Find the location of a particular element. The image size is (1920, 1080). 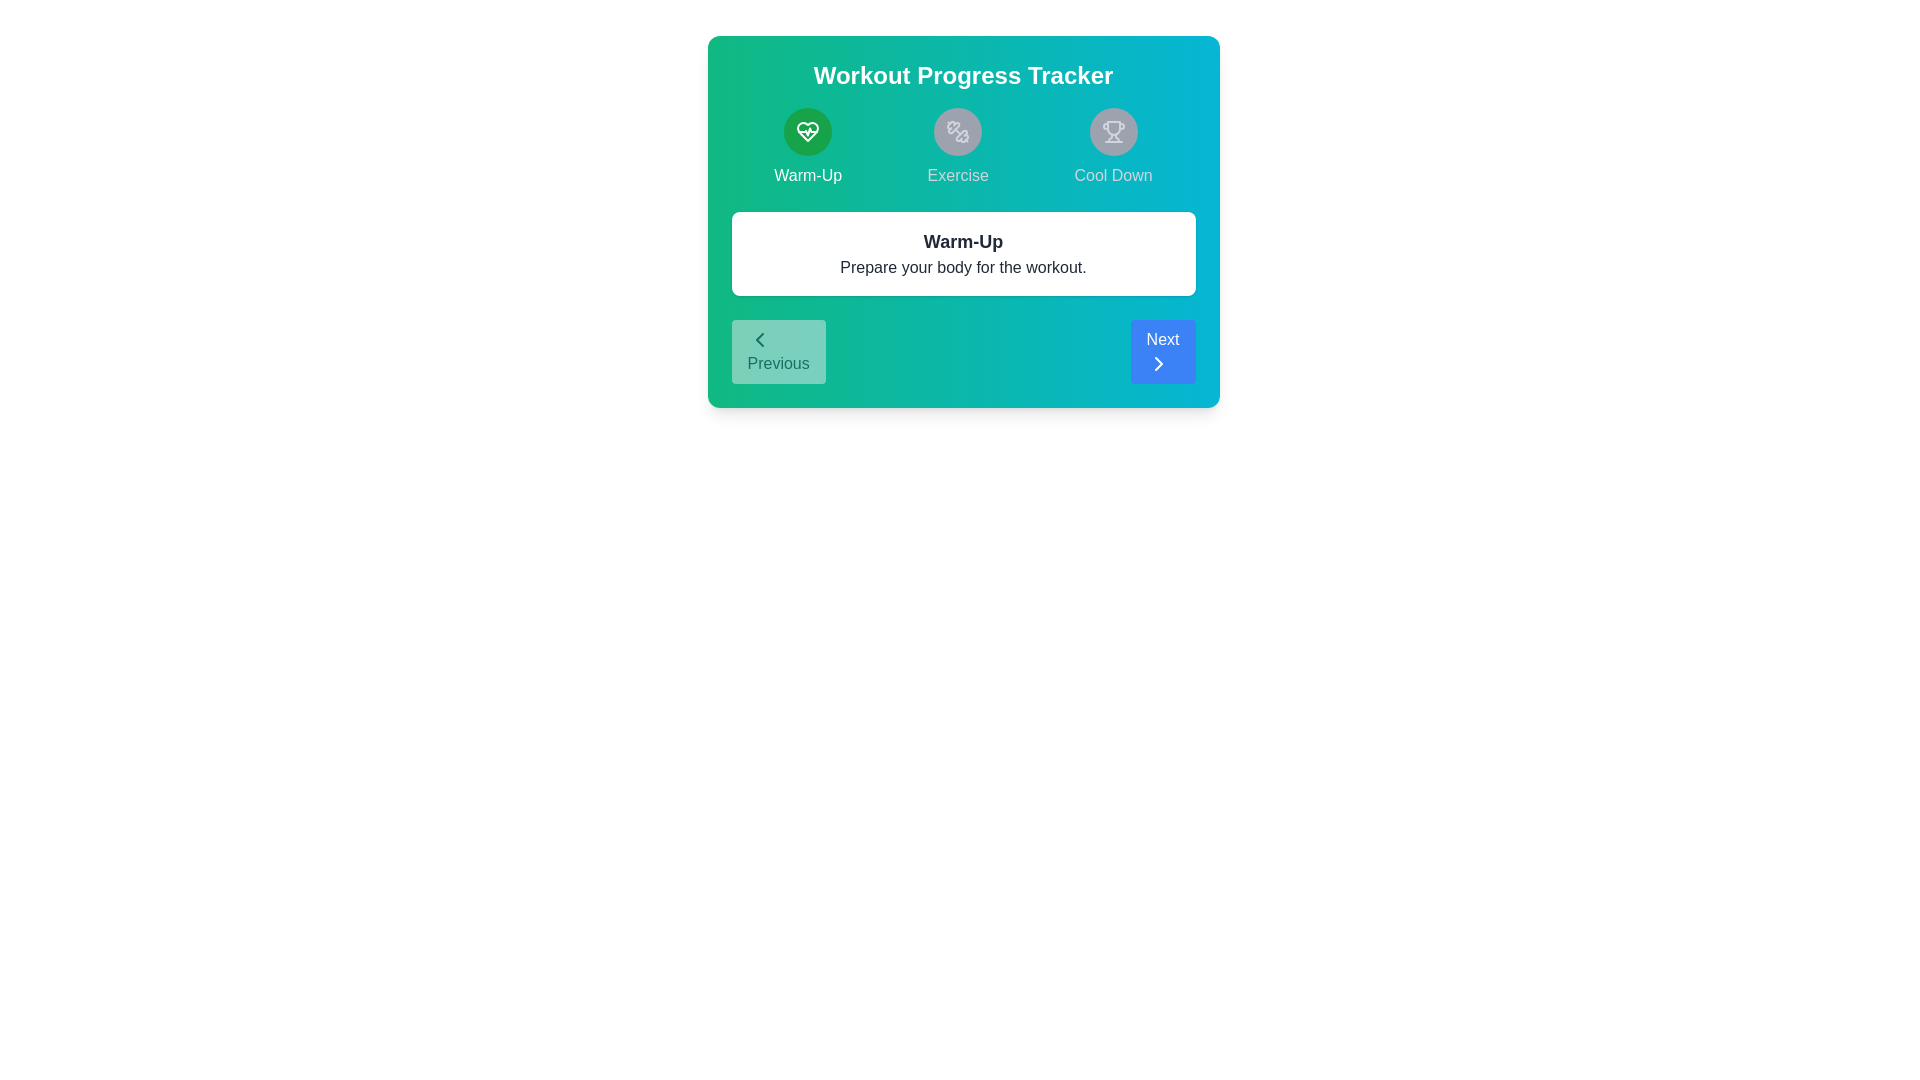

the 'Warm-Up' icon to inspect its visual representation is located at coordinates (807, 131).